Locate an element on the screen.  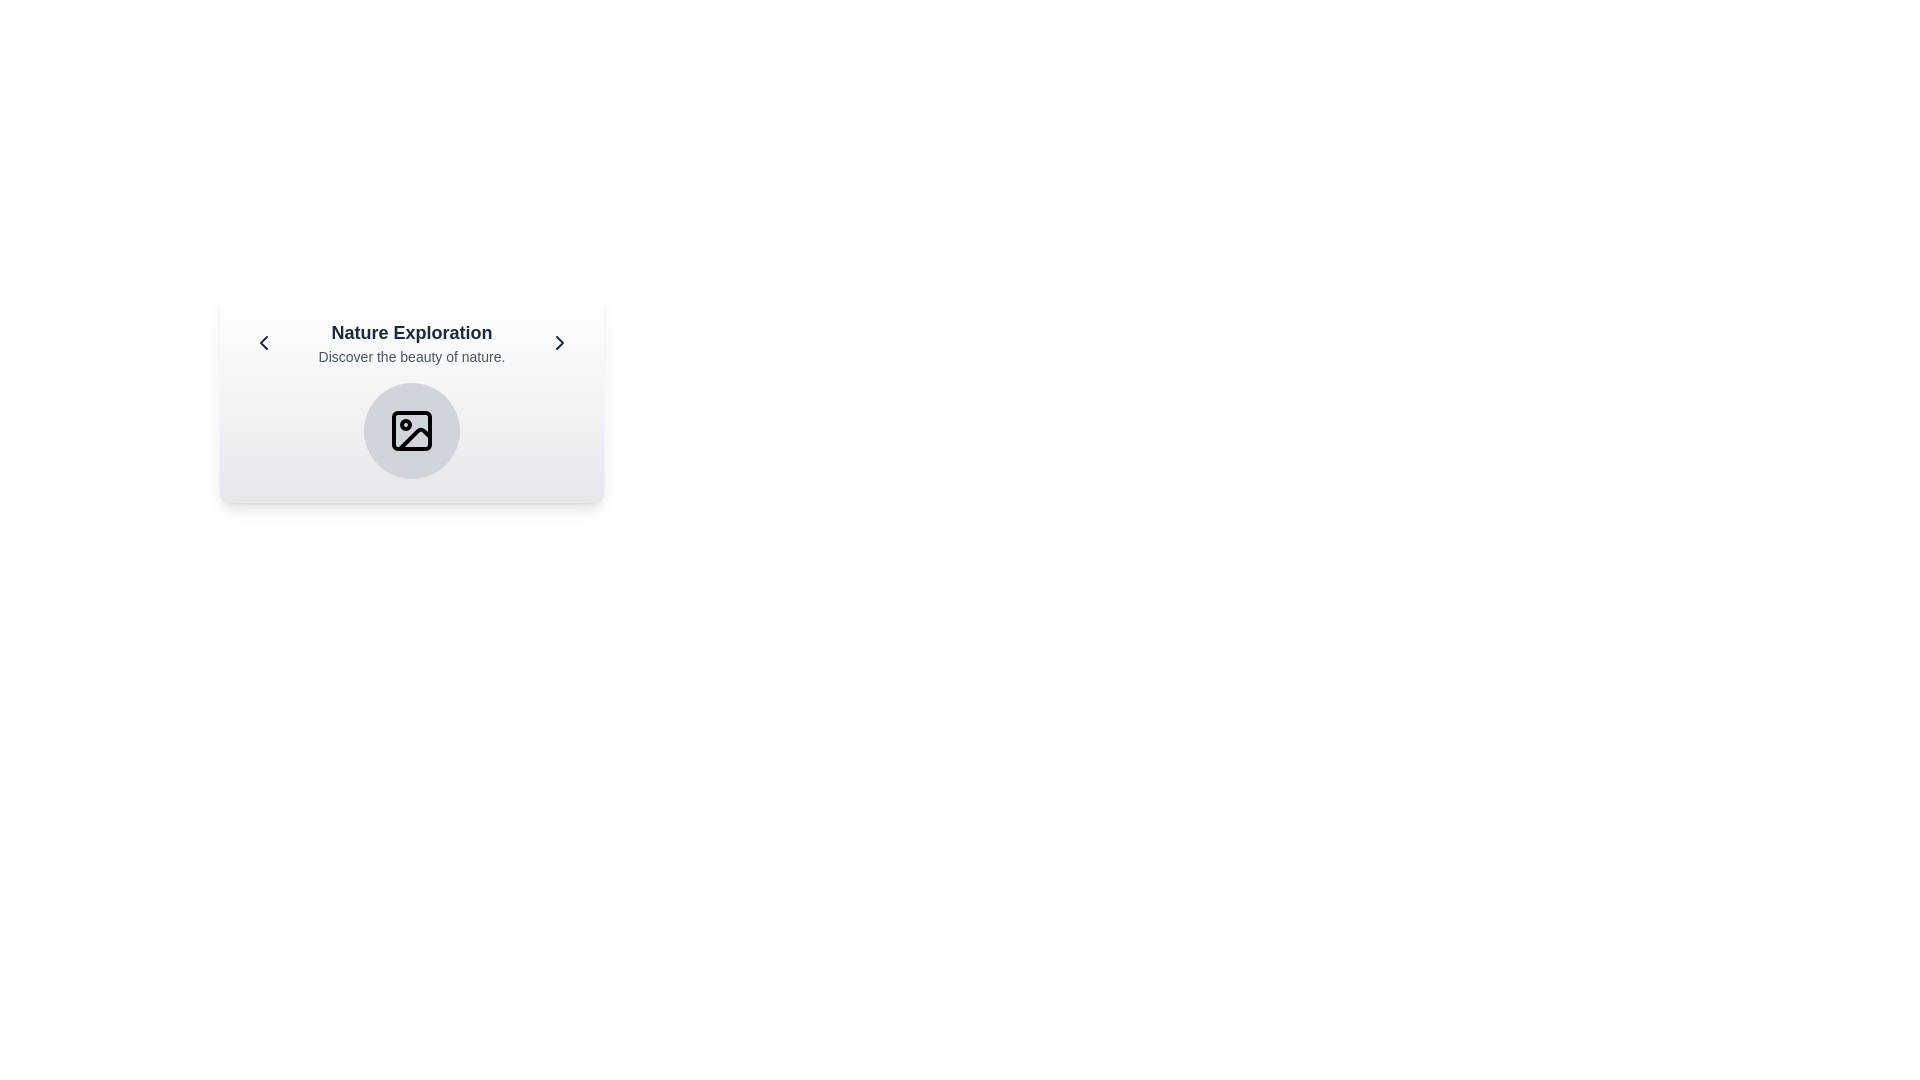
the chevron-shaped arrow icon pointing to the right, located on the right side of the 'Nature Exploration' section is located at coordinates (560, 342).